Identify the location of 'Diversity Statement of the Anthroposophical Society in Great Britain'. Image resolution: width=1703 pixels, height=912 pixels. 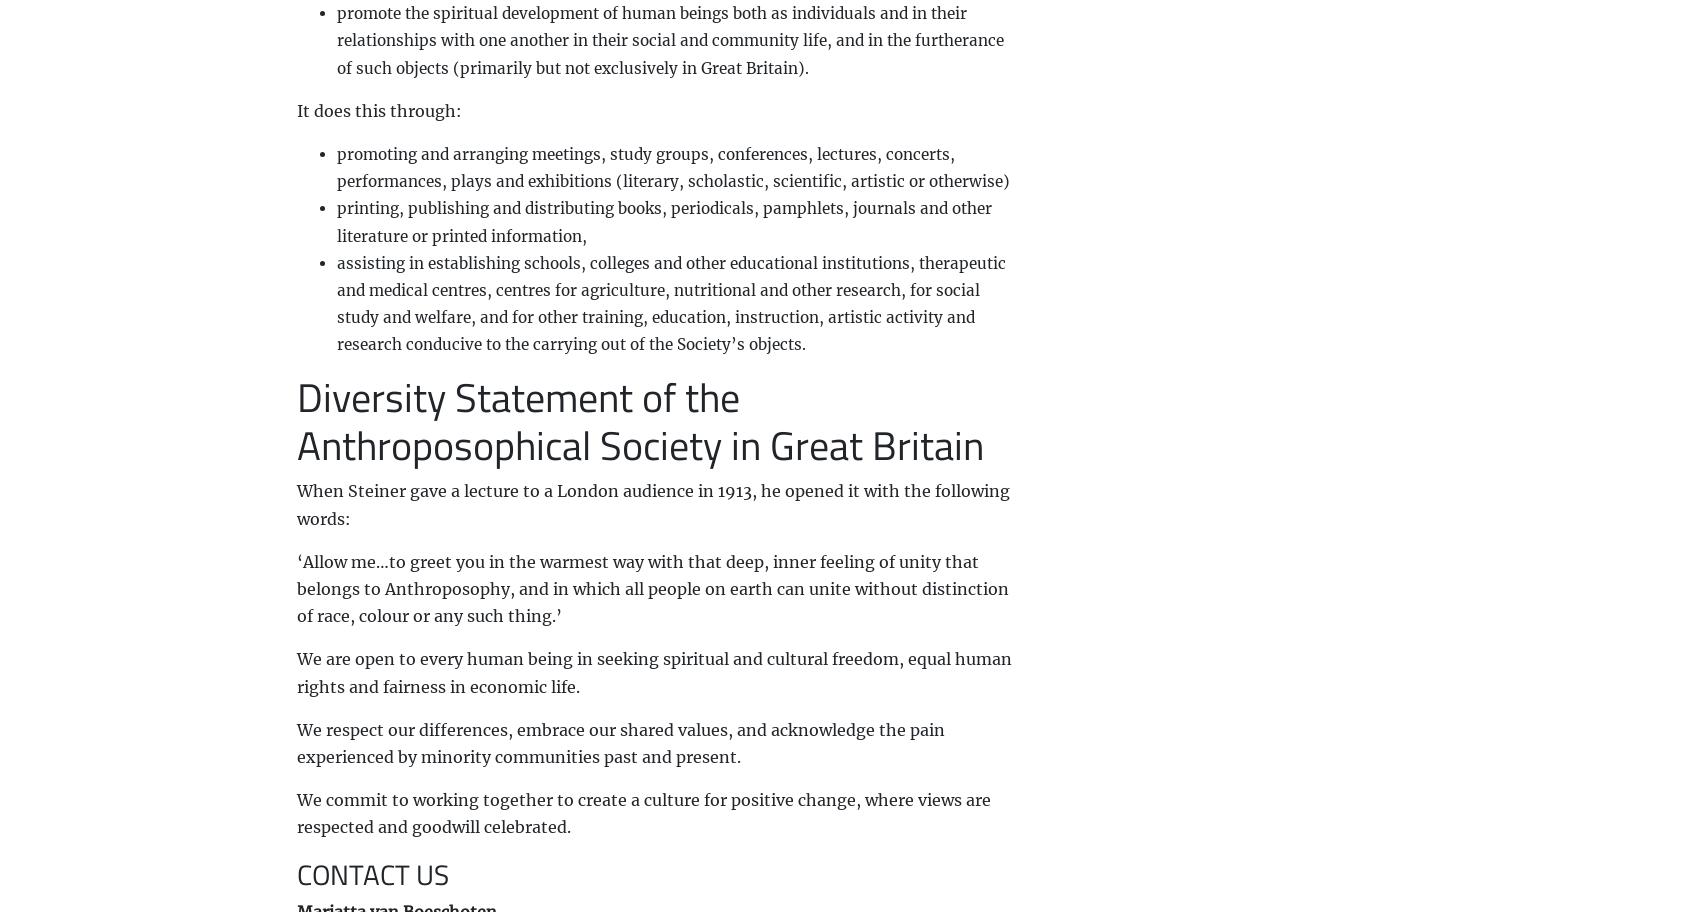
(638, 420).